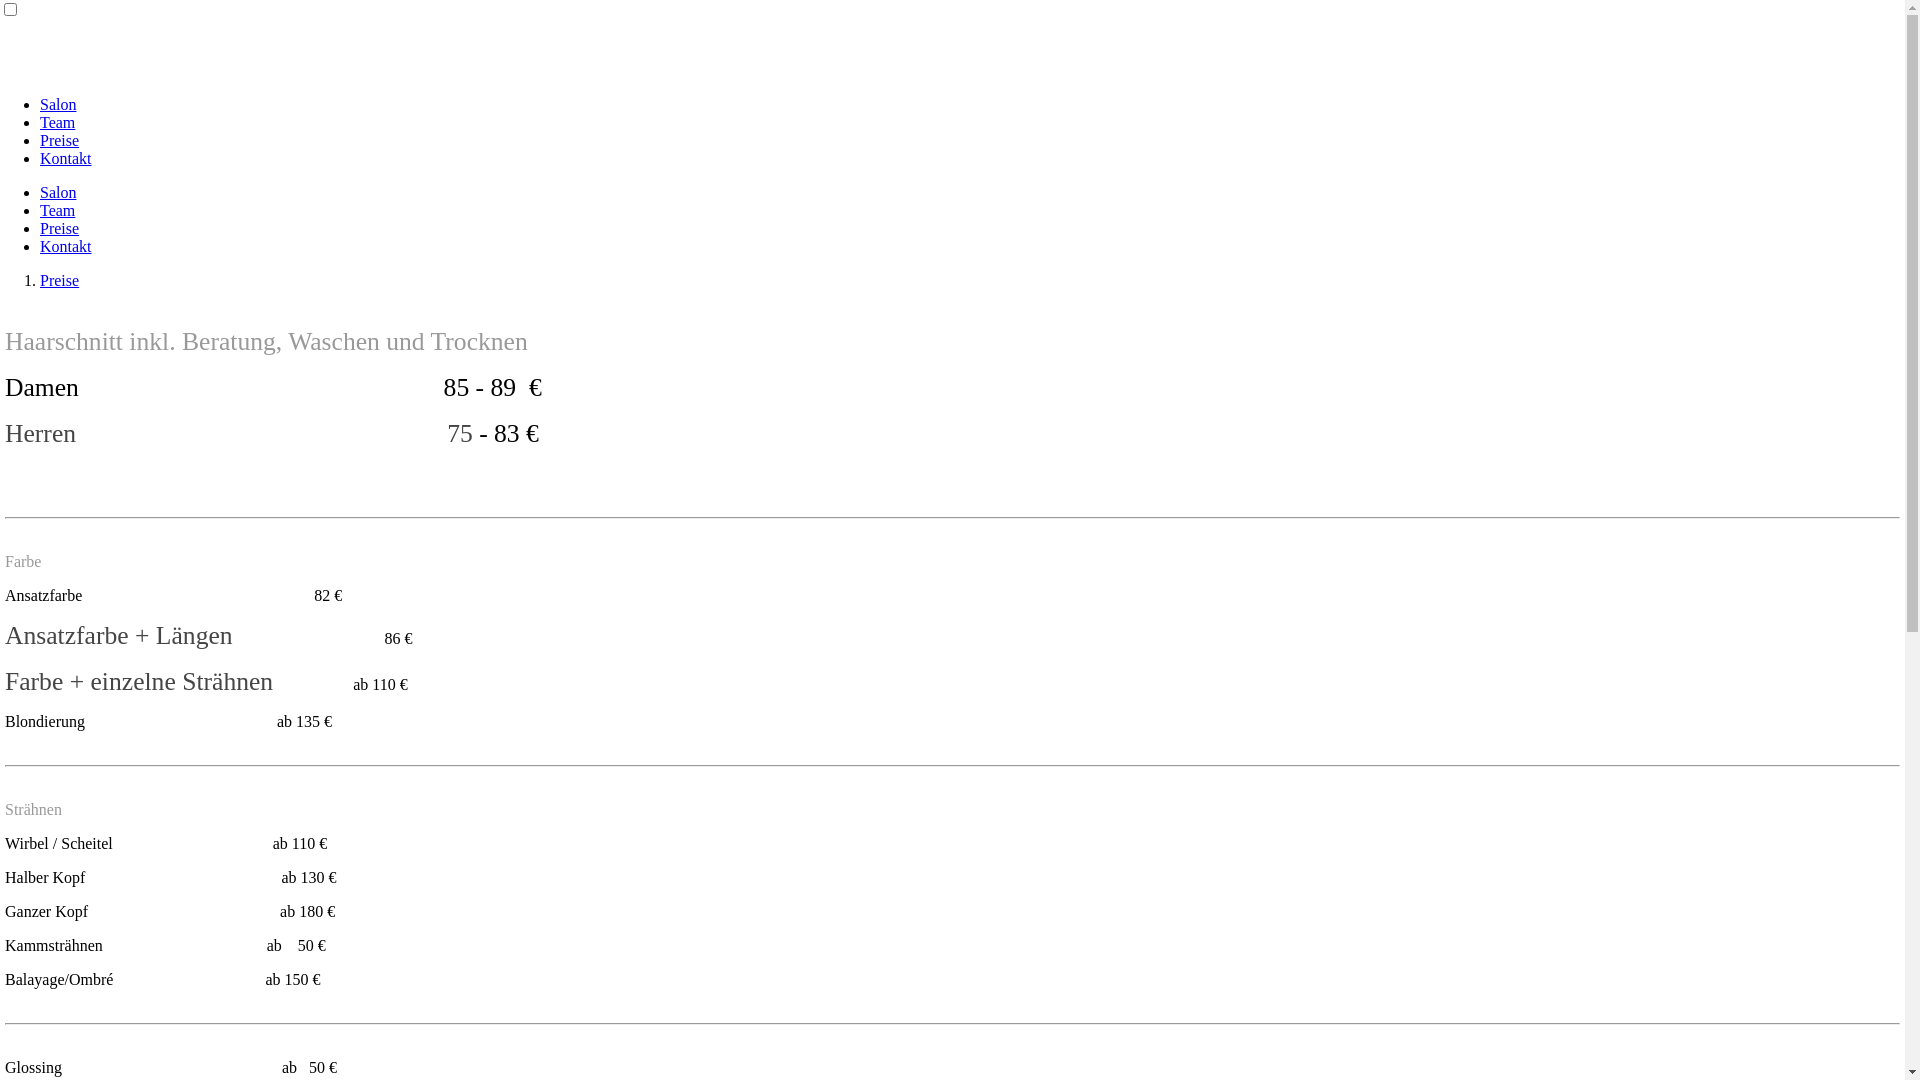 The width and height of the screenshot is (1920, 1080). What do you see at coordinates (39, 157) in the screenshot?
I see `'Kontakt'` at bounding box center [39, 157].